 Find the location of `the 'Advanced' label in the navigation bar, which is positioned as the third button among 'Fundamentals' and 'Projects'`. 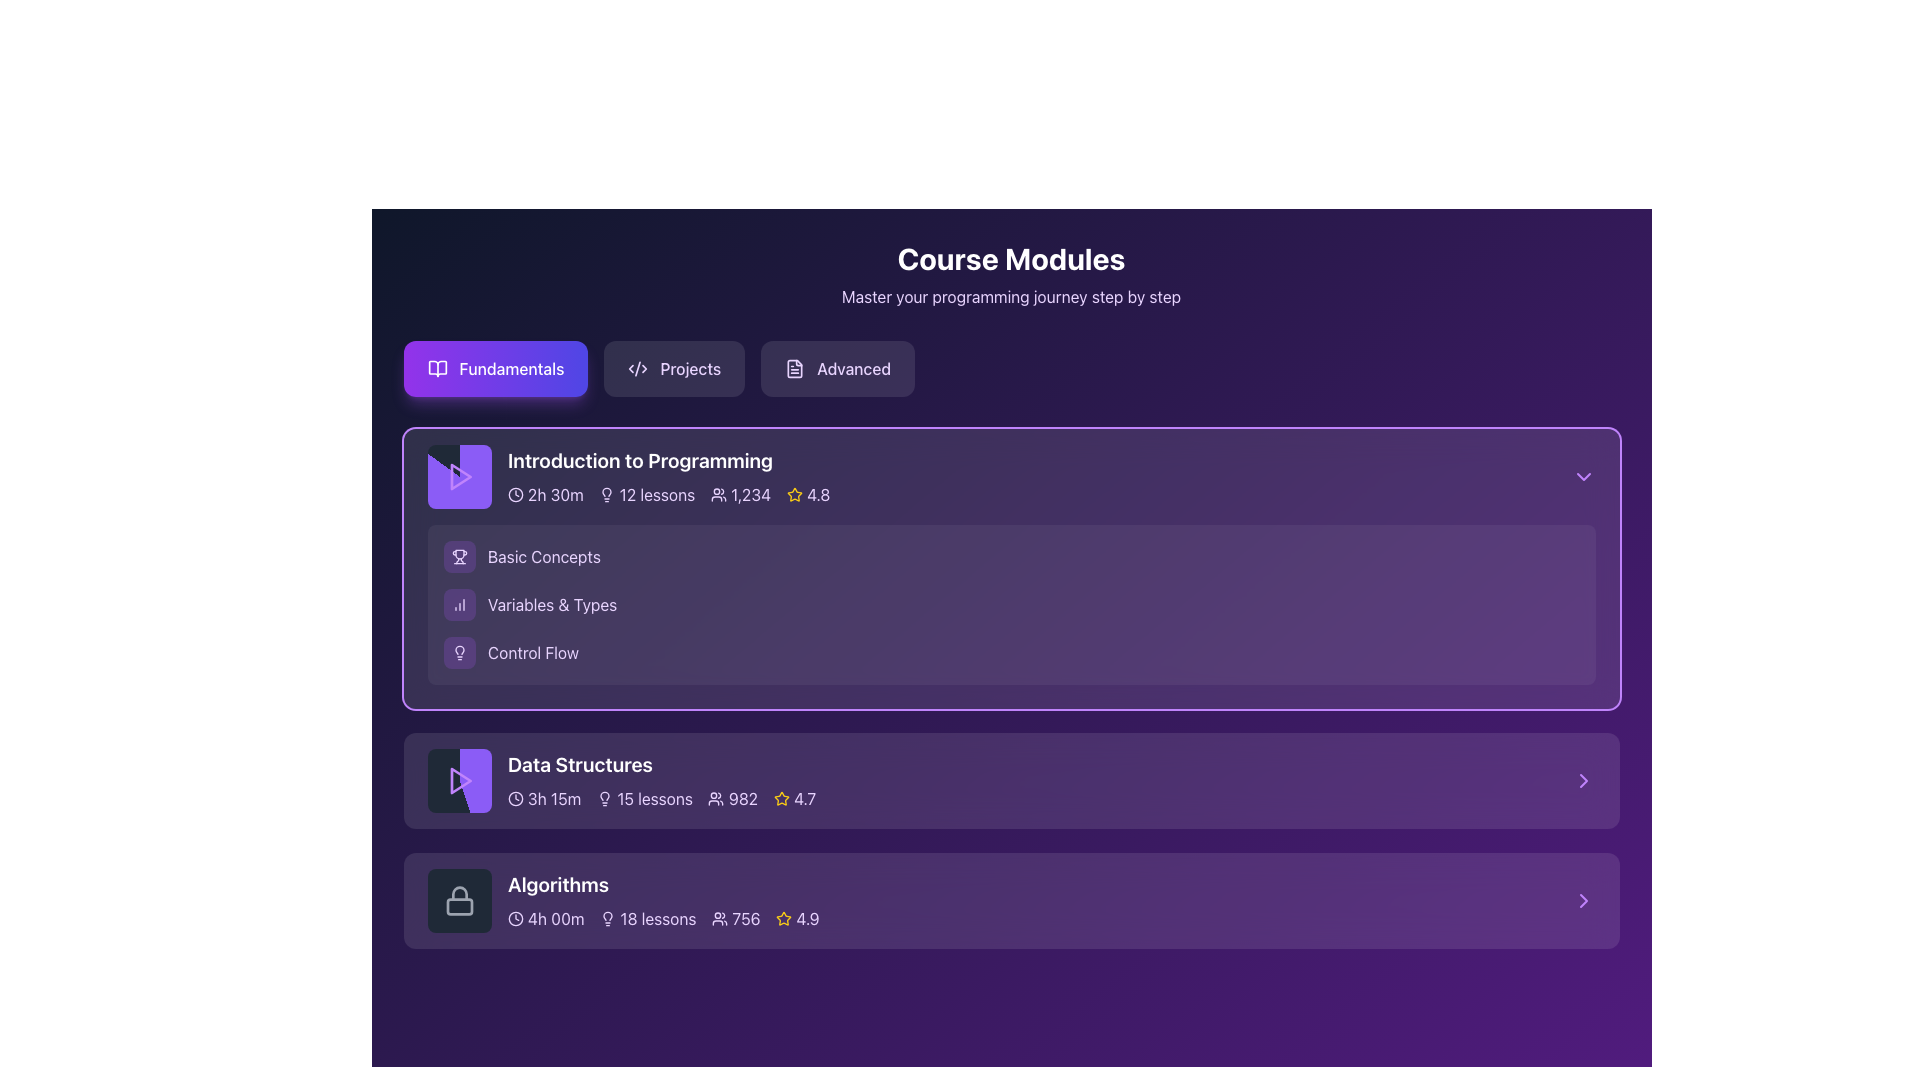

the 'Advanced' label in the navigation bar, which is positioned as the third button among 'Fundamentals' and 'Projects' is located at coordinates (854, 369).